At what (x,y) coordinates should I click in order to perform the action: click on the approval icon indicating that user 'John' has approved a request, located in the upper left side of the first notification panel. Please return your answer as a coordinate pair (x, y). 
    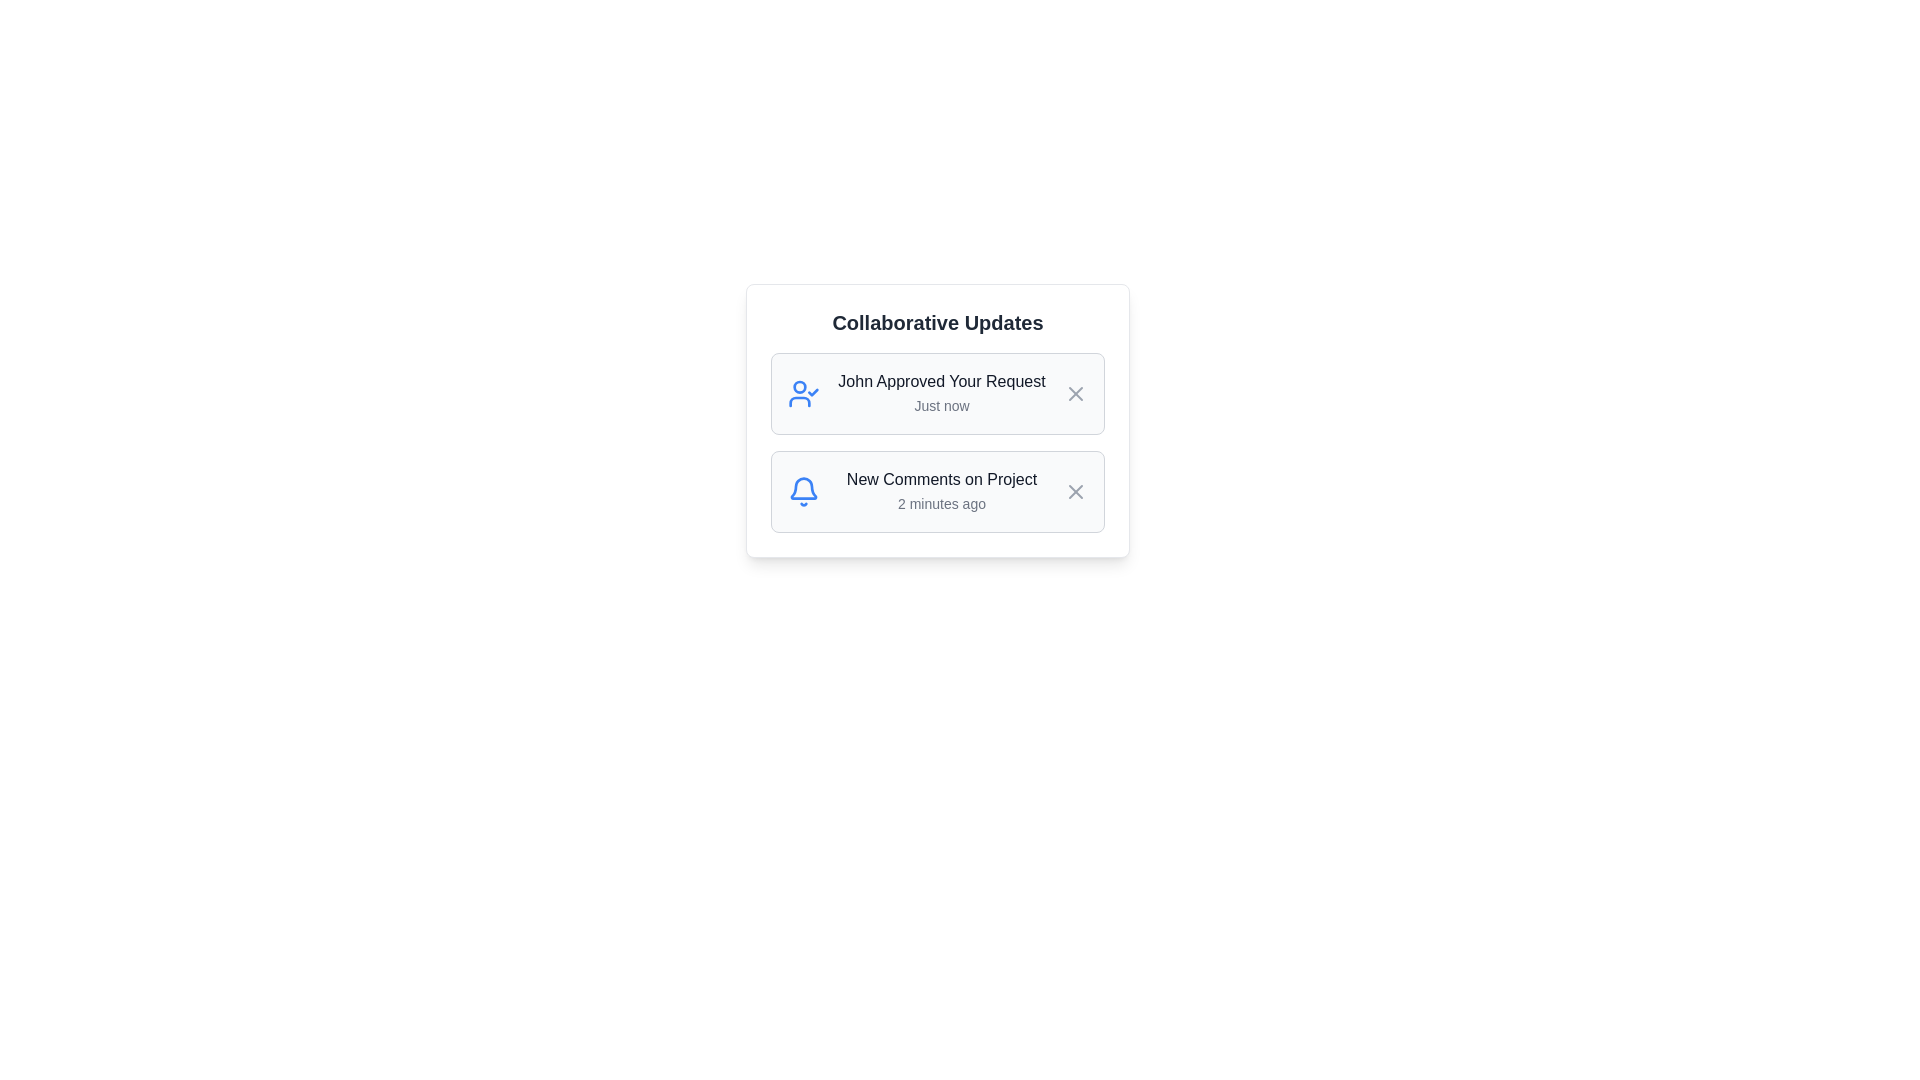
    Looking at the image, I should click on (804, 393).